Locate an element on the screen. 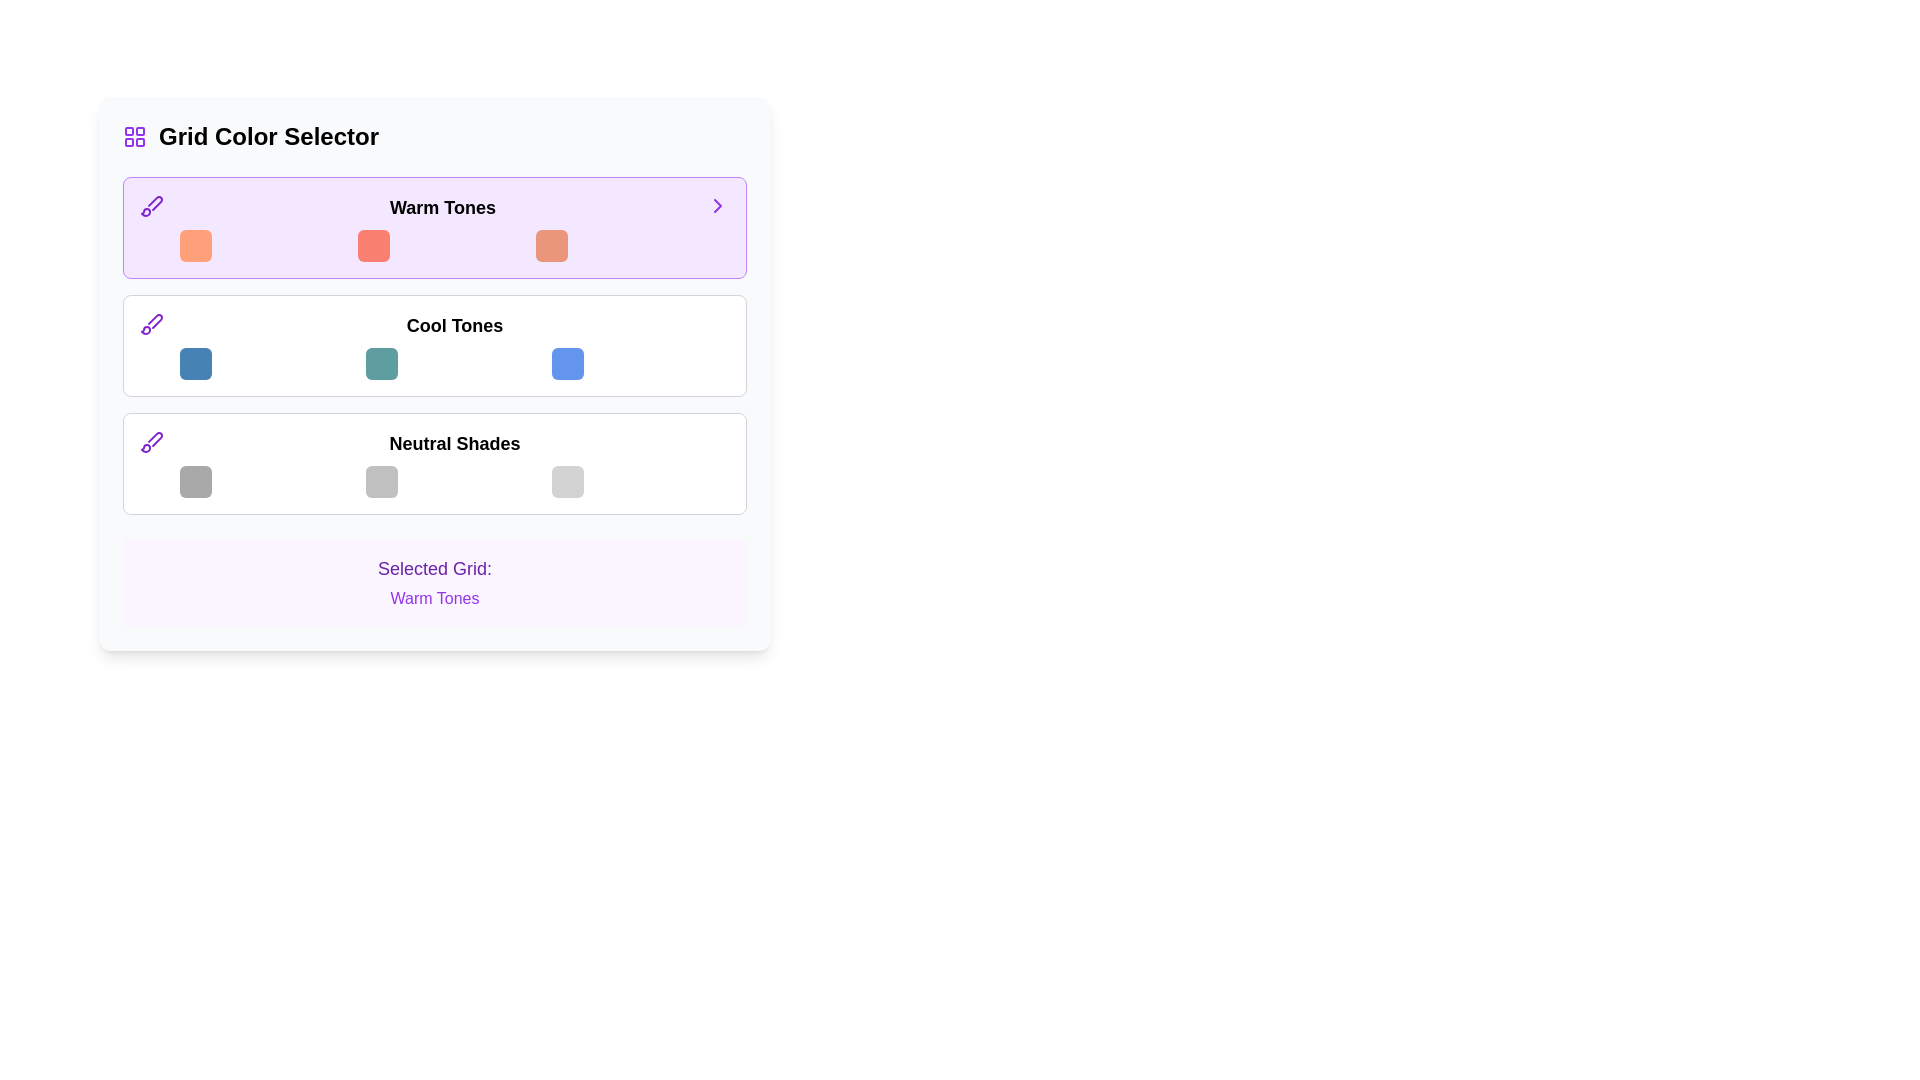  the selectable item with a light gray background in the third position of the 'Neutral Shades' row is located at coordinates (566, 482).